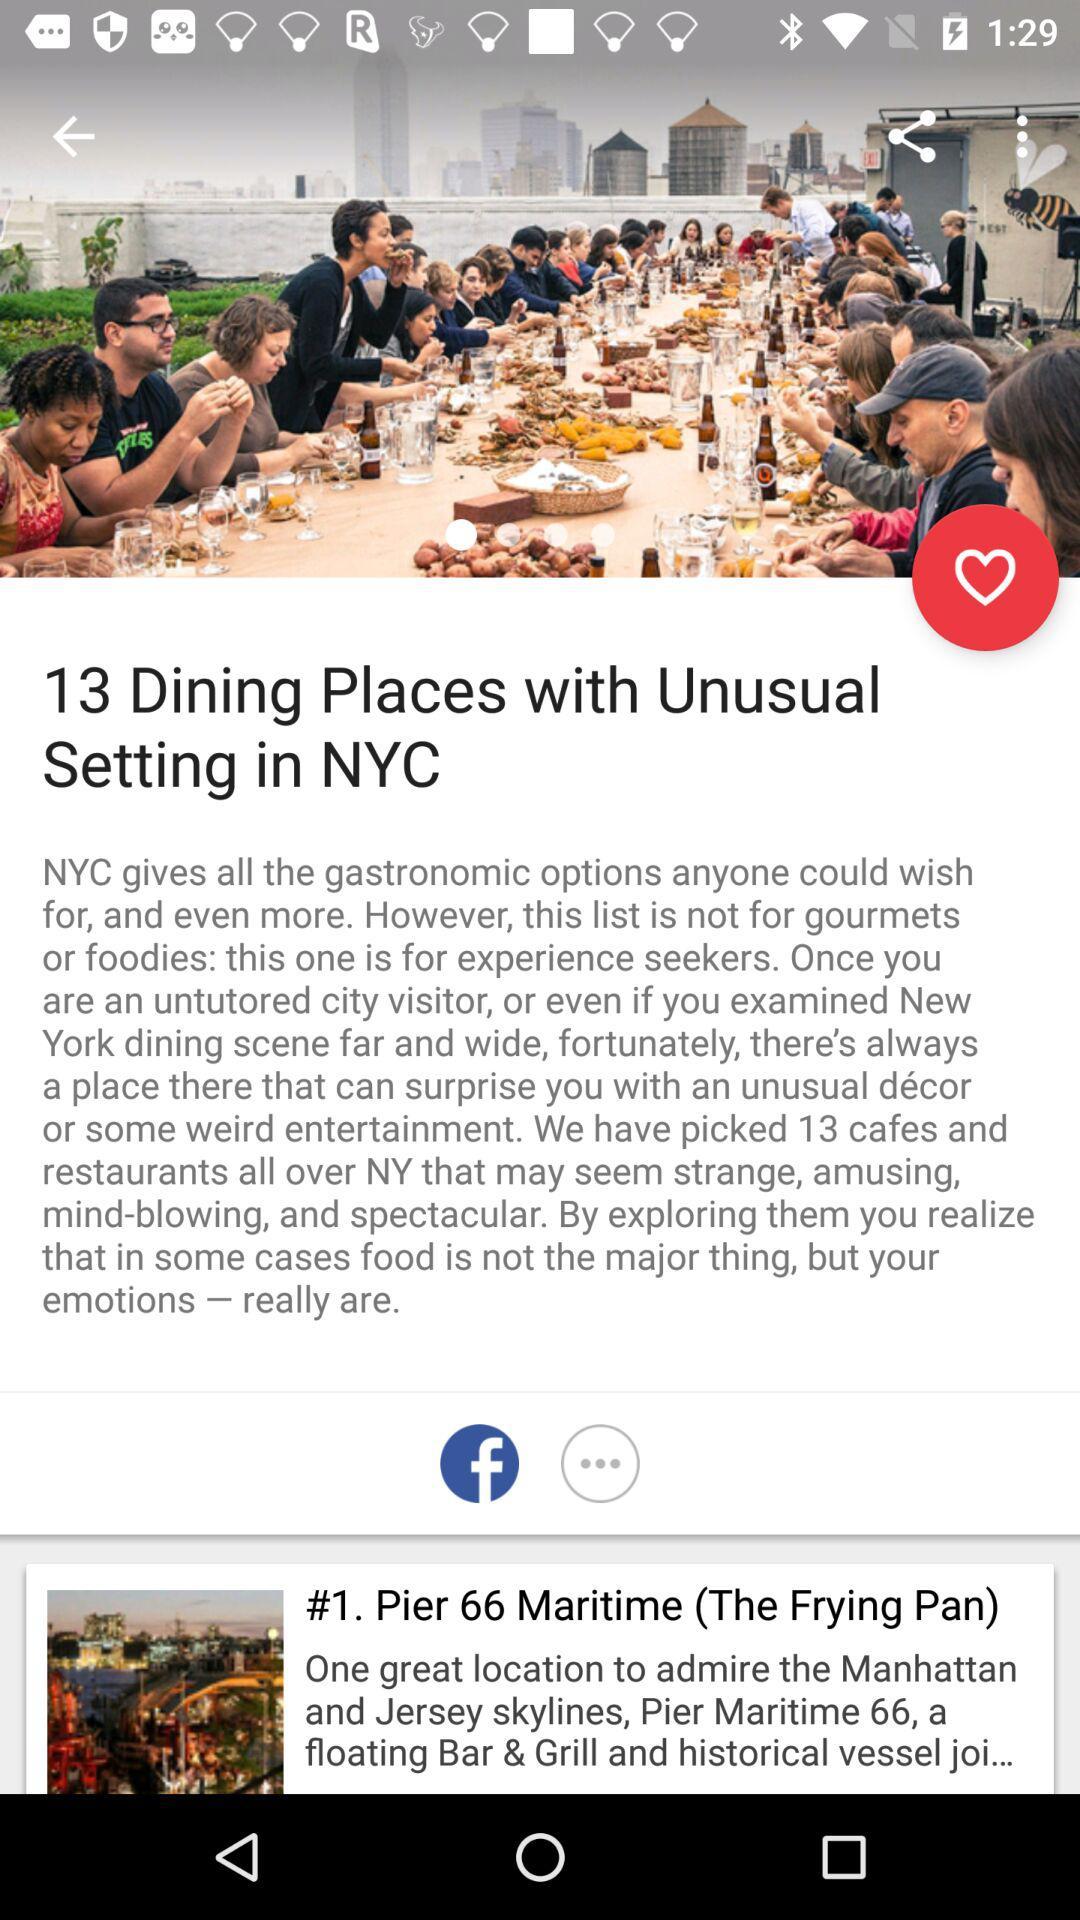  I want to click on more platforms to share the article, so click(599, 1463).